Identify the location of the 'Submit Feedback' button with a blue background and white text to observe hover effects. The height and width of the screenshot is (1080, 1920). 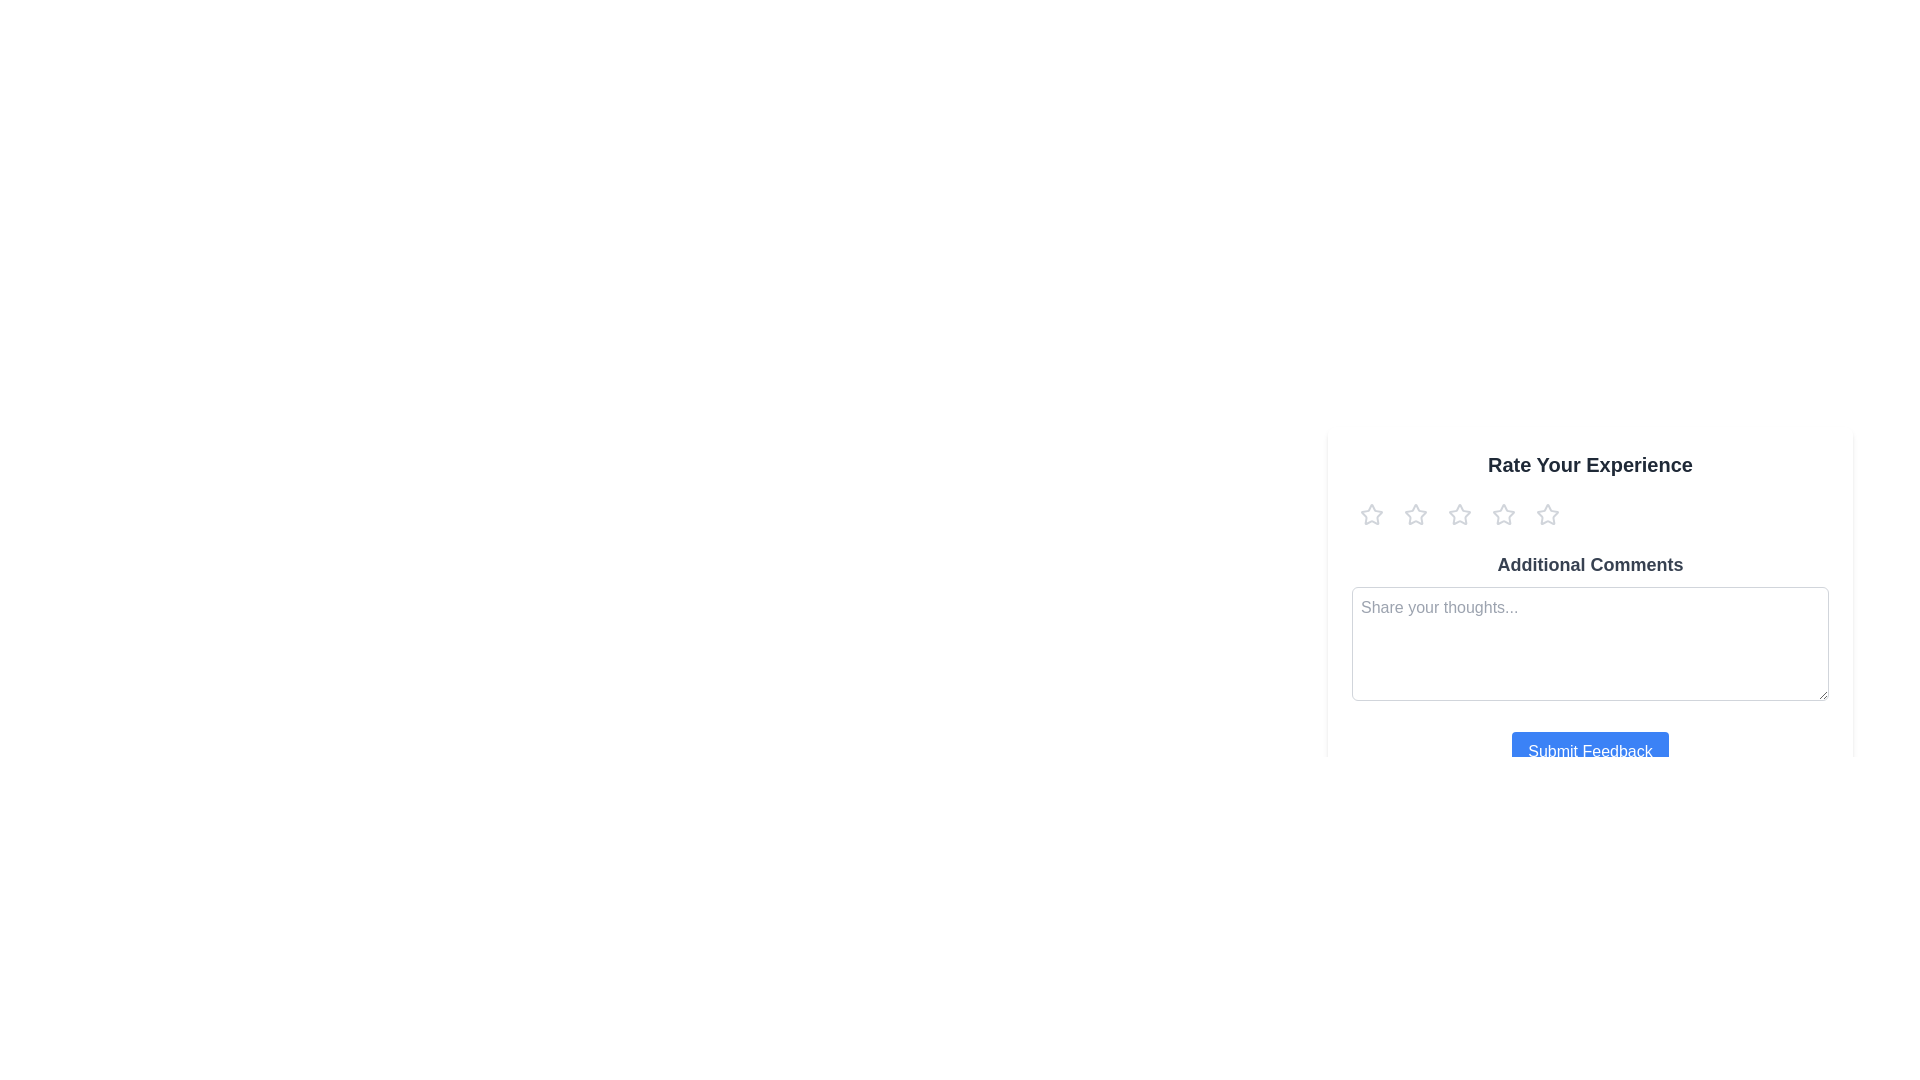
(1589, 752).